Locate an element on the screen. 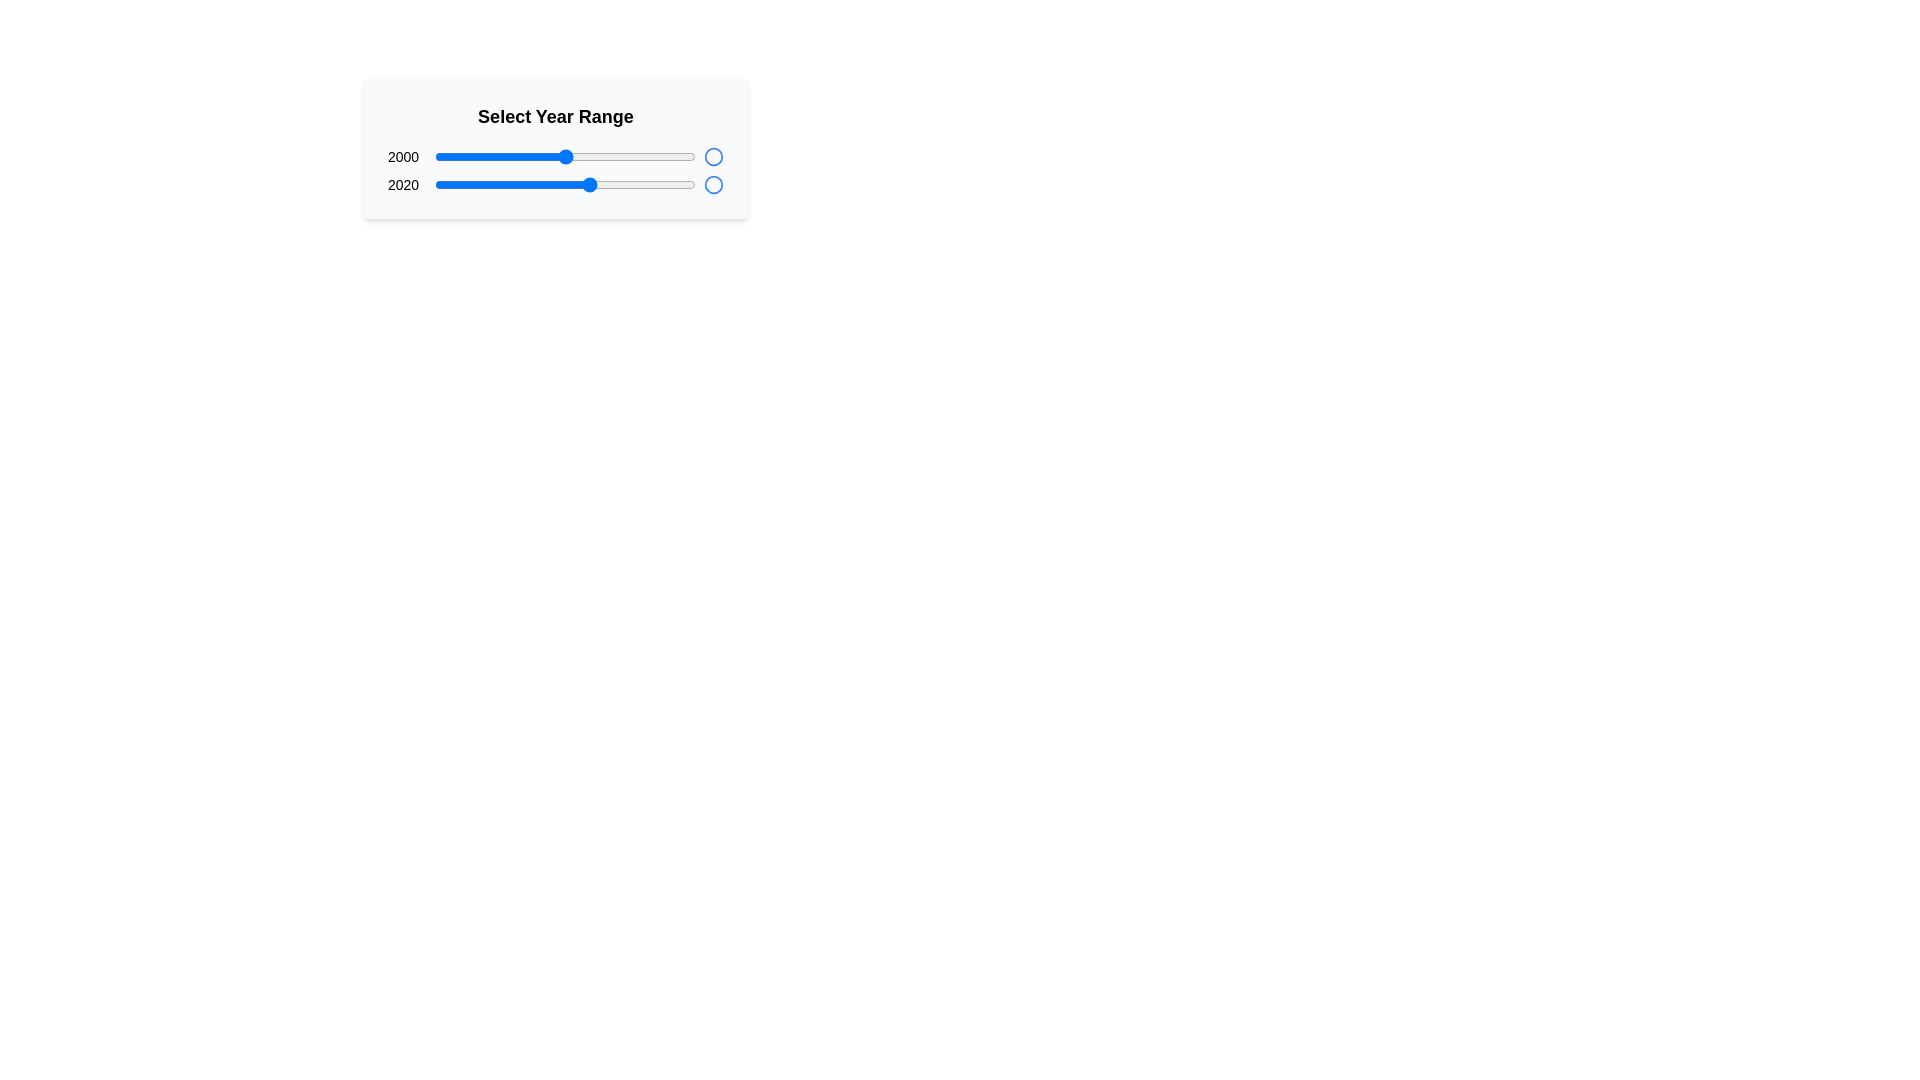 This screenshot has width=1920, height=1080. the year slider is located at coordinates (448, 185).